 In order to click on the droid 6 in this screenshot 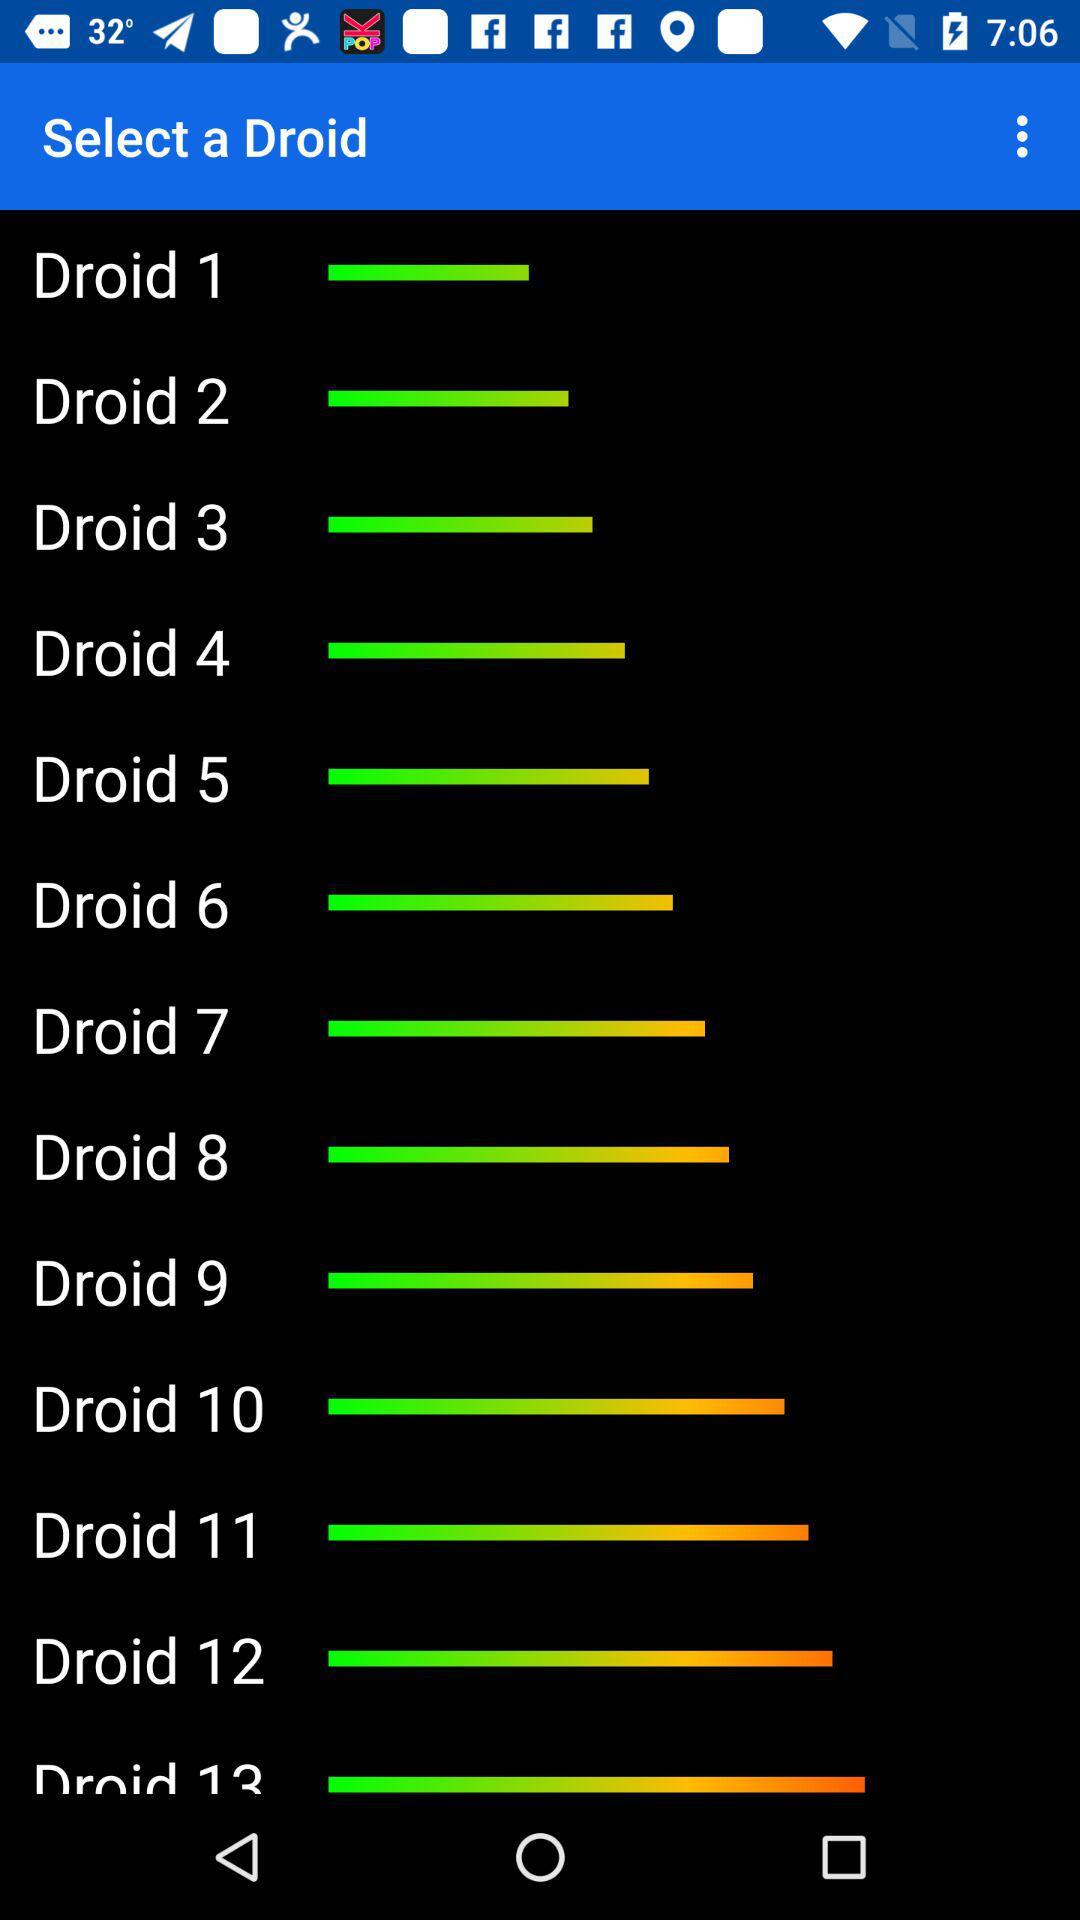, I will do `click(147, 901)`.